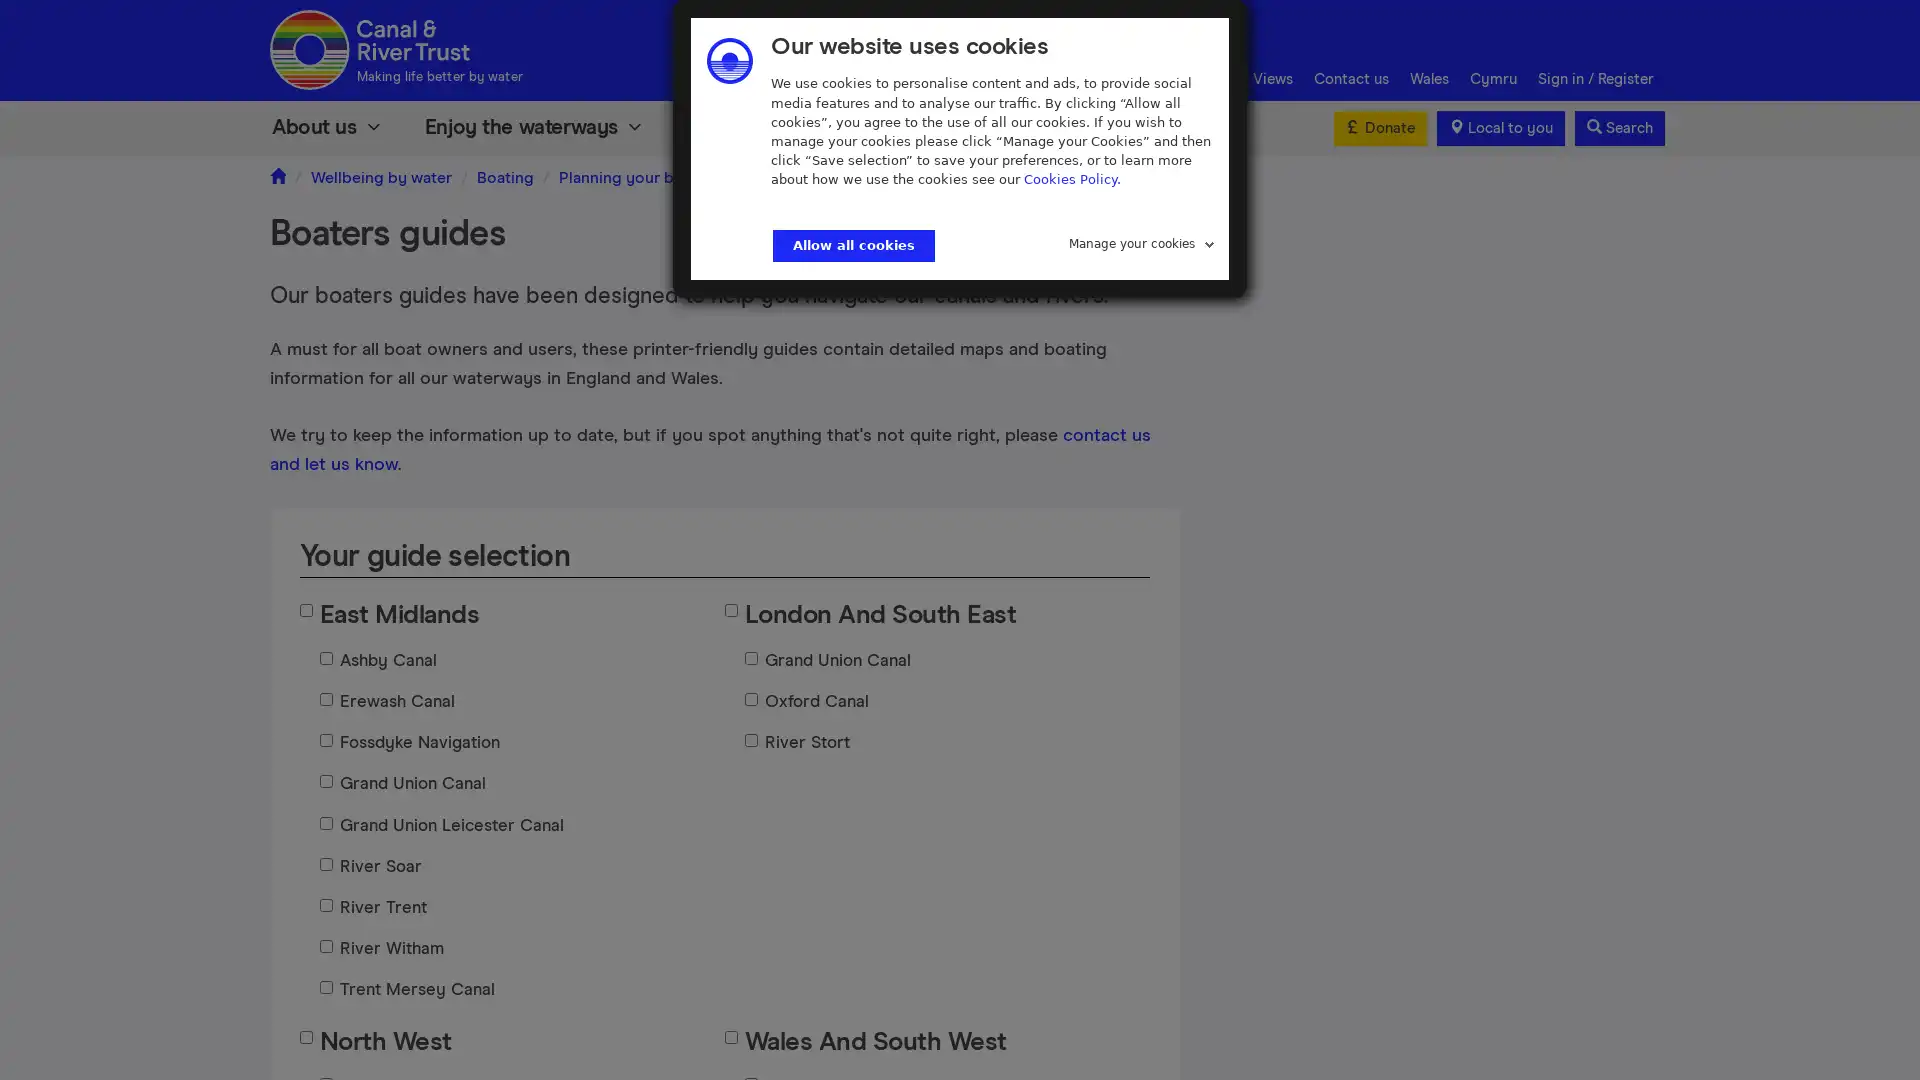  I want to click on Enjoy the waterways, so click(537, 127).